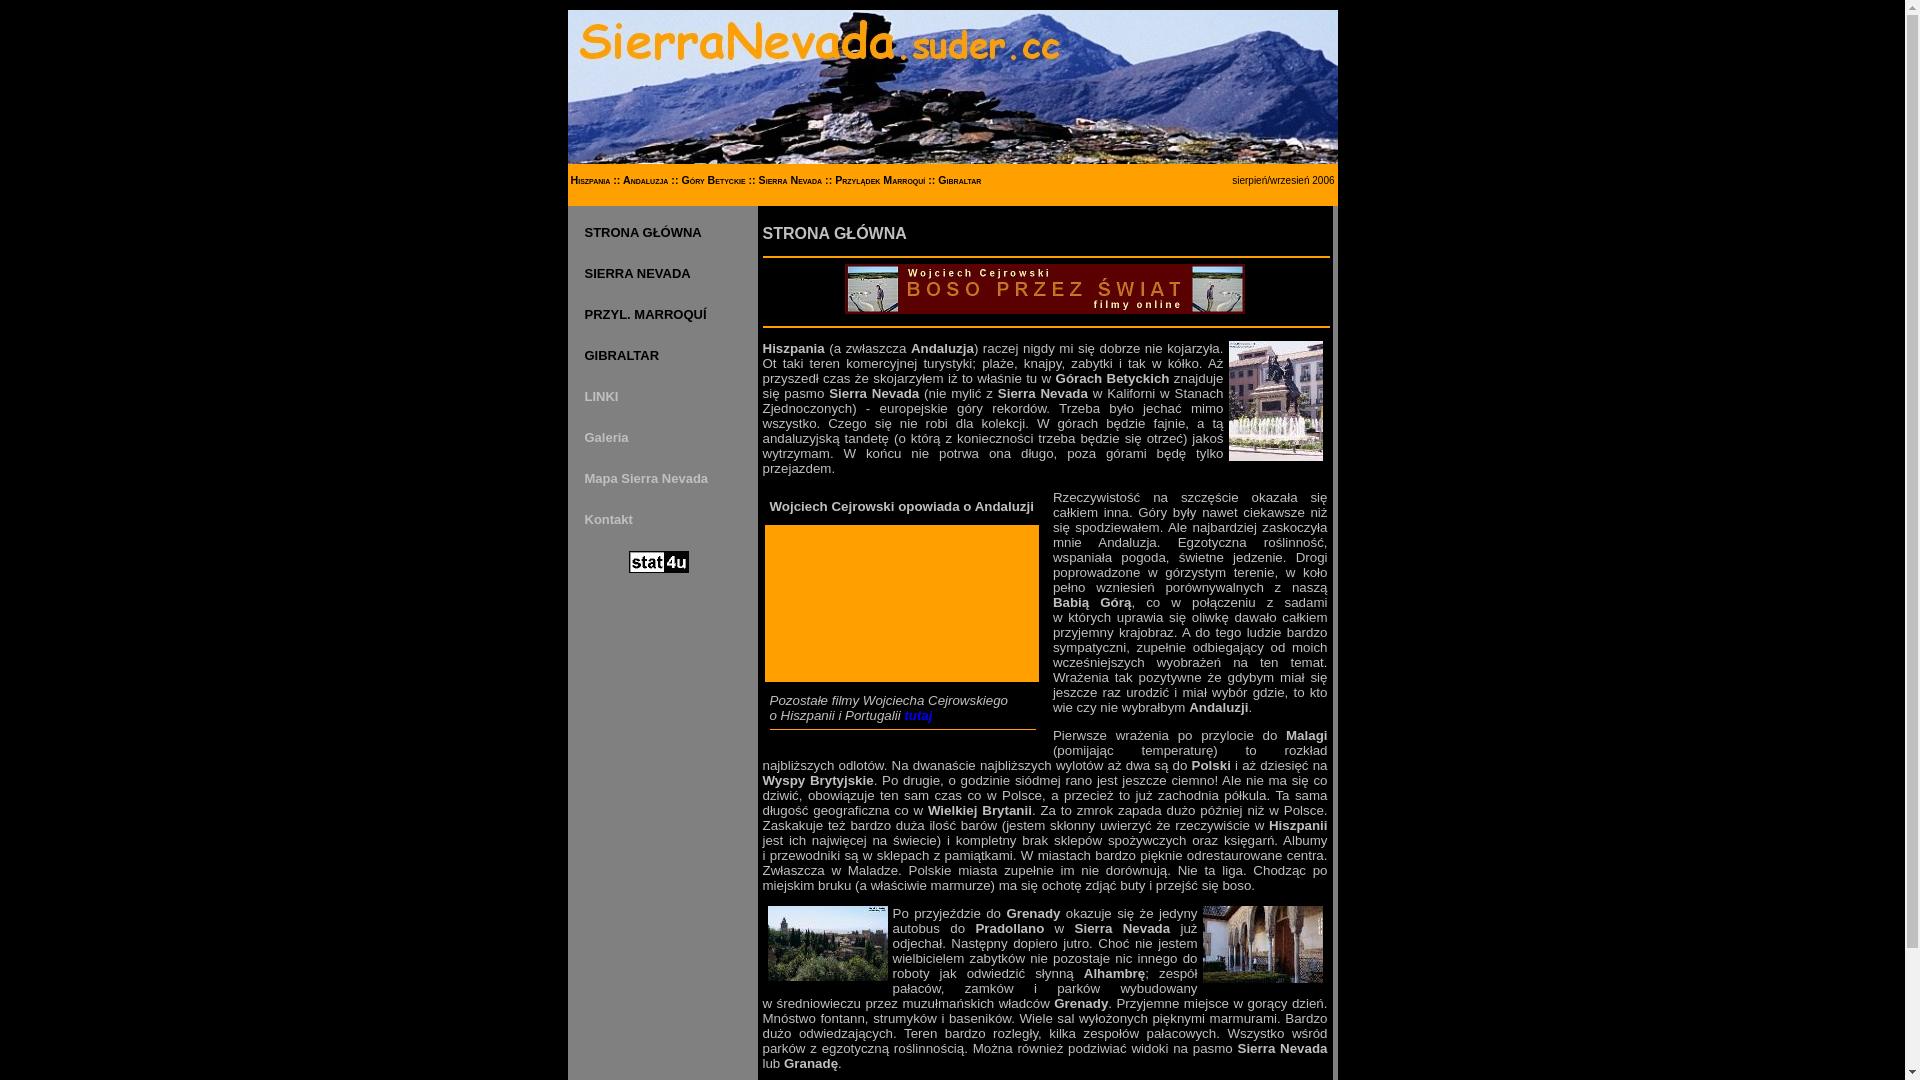 The width and height of the screenshot is (1920, 1080). I want to click on 'SIERRA NEVADA', so click(636, 273).